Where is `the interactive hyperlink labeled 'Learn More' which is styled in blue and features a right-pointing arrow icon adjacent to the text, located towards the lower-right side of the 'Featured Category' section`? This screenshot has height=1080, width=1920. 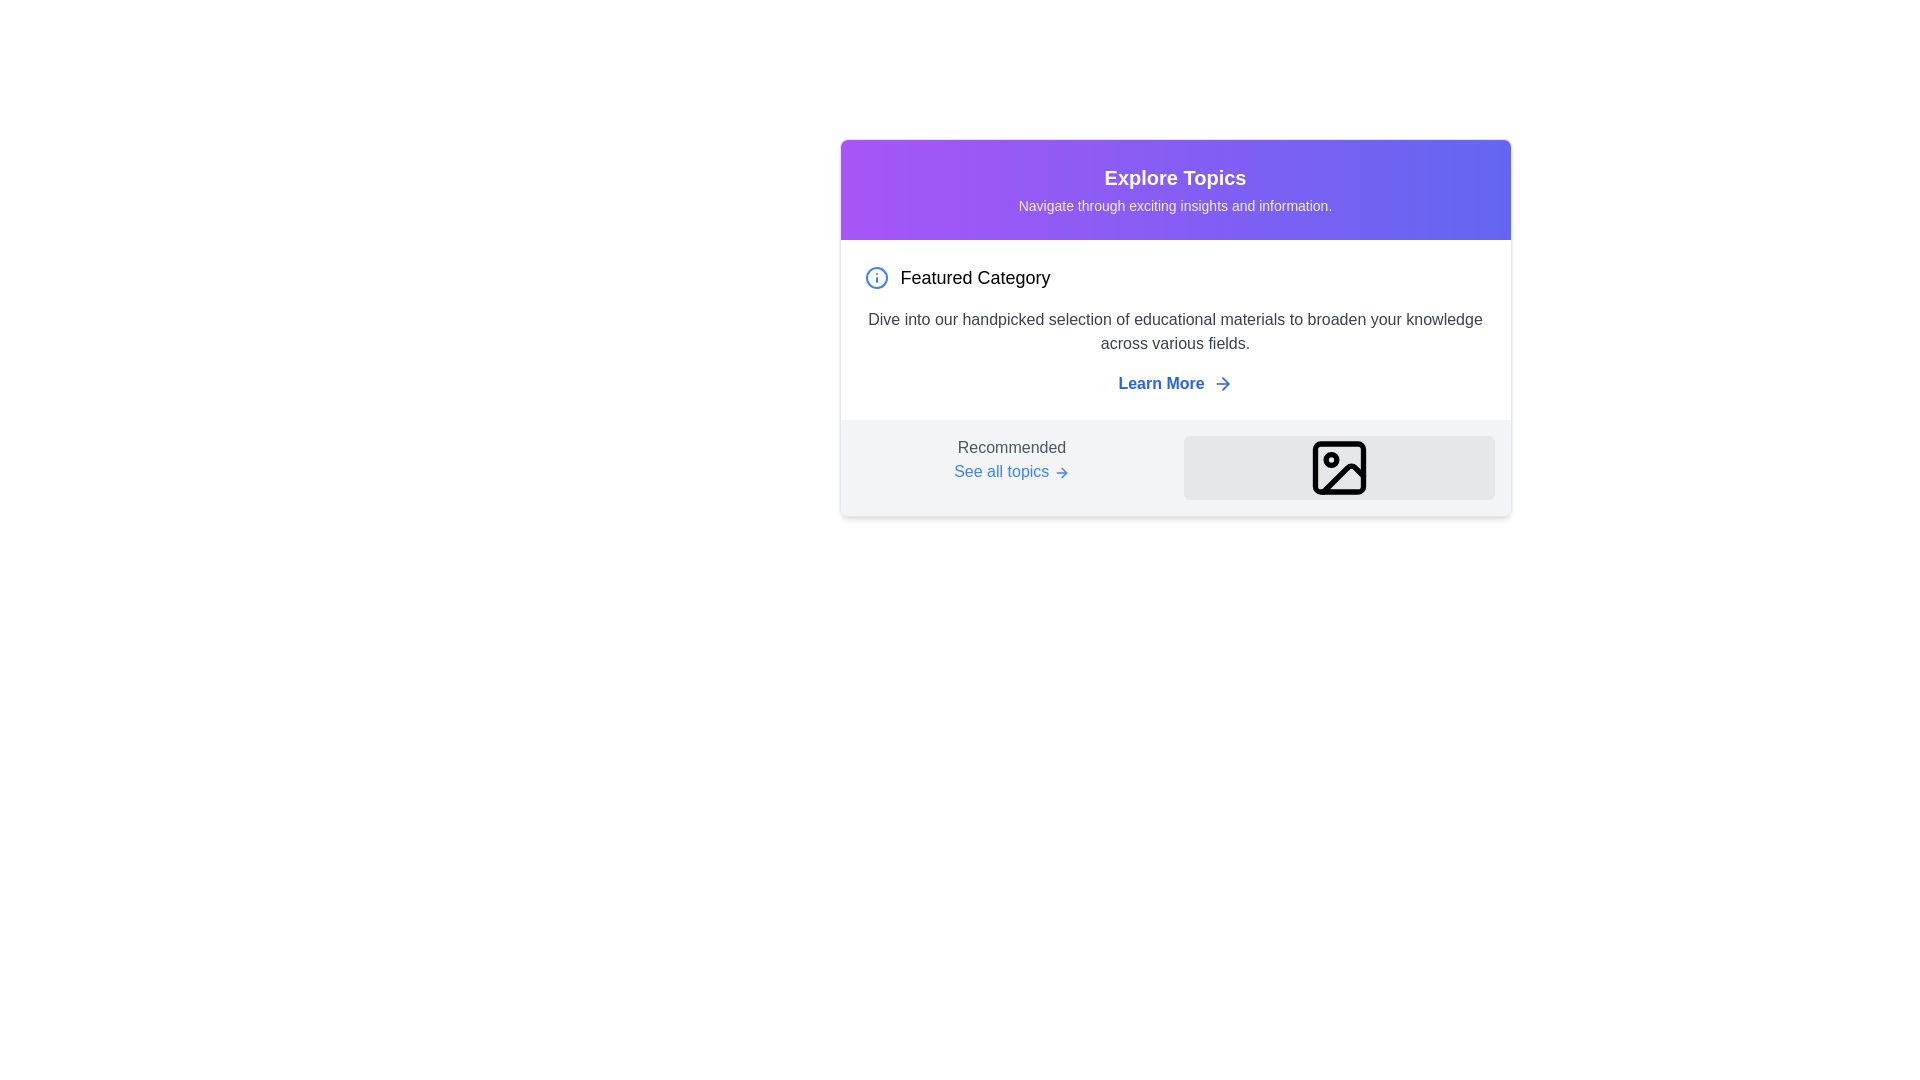
the interactive hyperlink labeled 'Learn More' which is styled in blue and features a right-pointing arrow icon adjacent to the text, located towards the lower-right side of the 'Featured Category' section is located at coordinates (1175, 384).